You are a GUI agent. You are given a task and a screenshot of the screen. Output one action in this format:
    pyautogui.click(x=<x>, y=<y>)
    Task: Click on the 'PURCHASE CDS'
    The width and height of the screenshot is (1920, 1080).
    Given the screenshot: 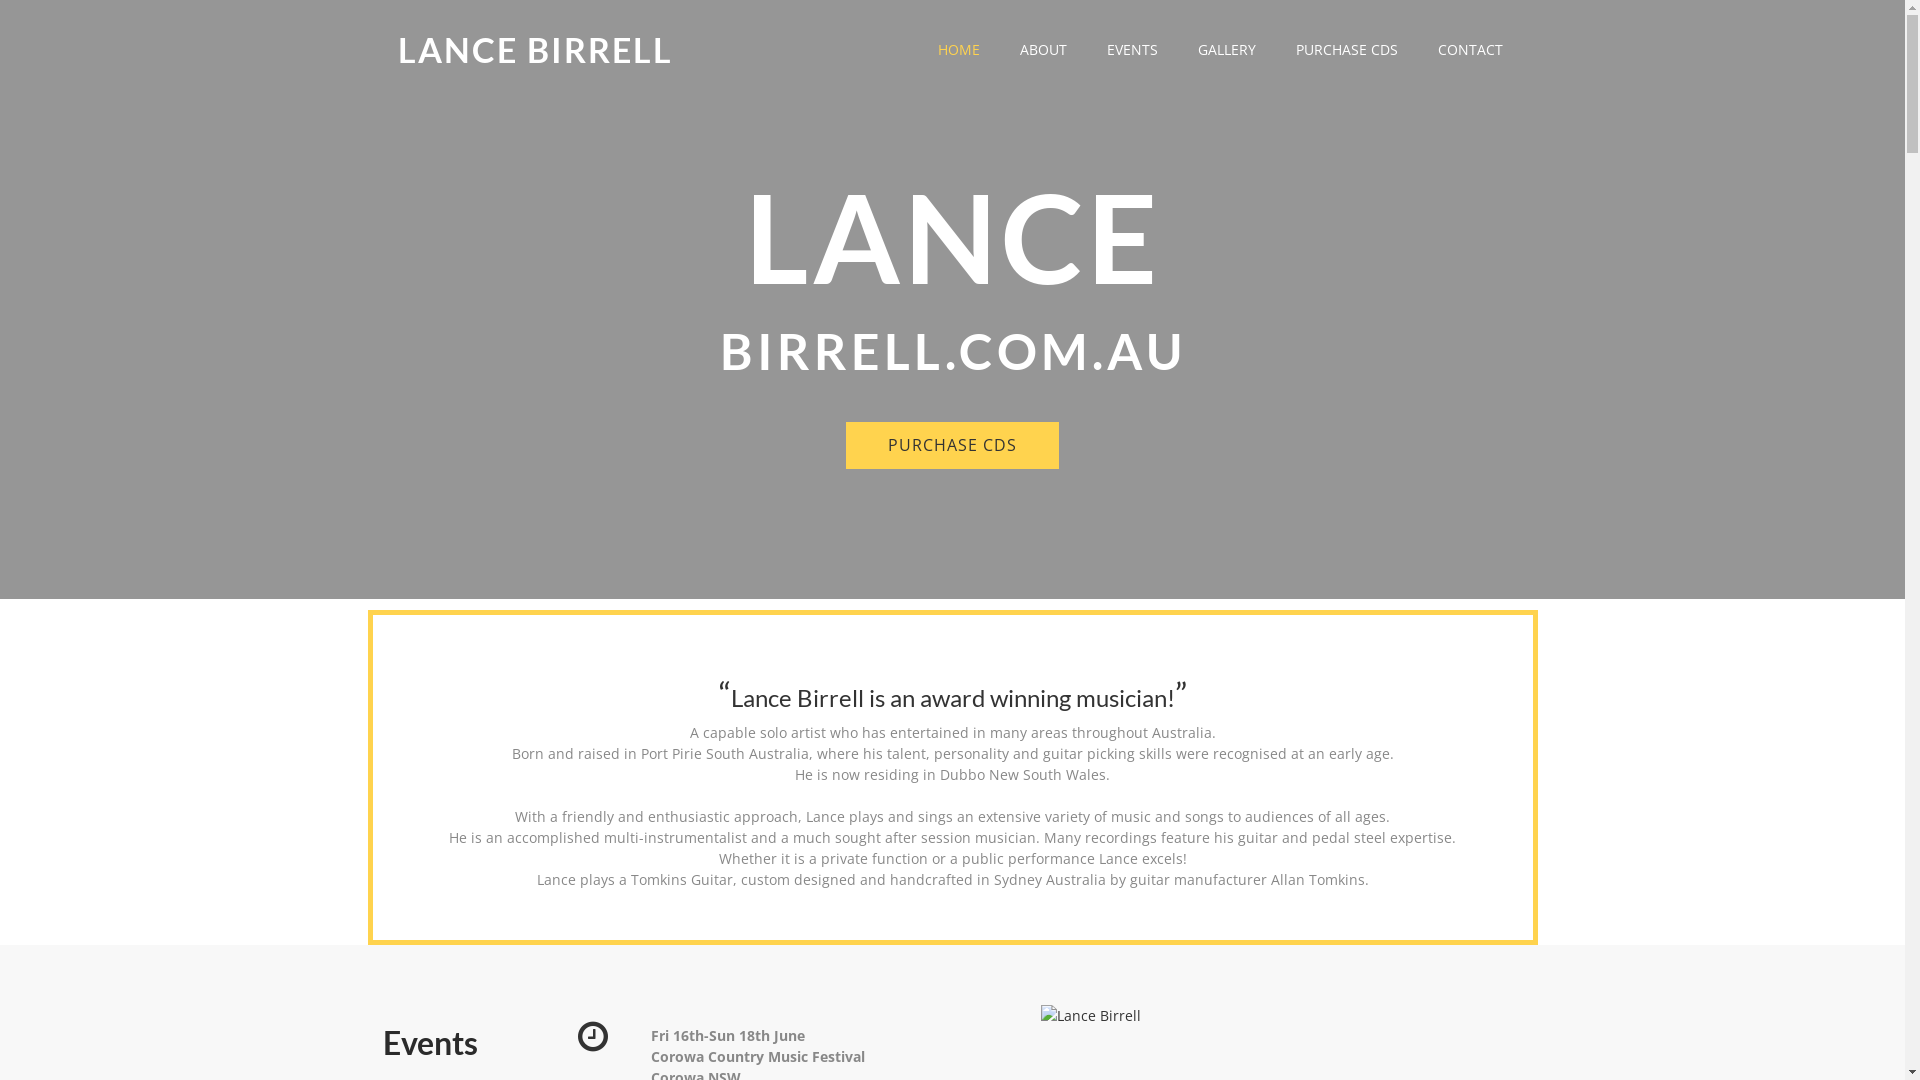 What is the action you would take?
    pyautogui.click(x=1347, y=49)
    